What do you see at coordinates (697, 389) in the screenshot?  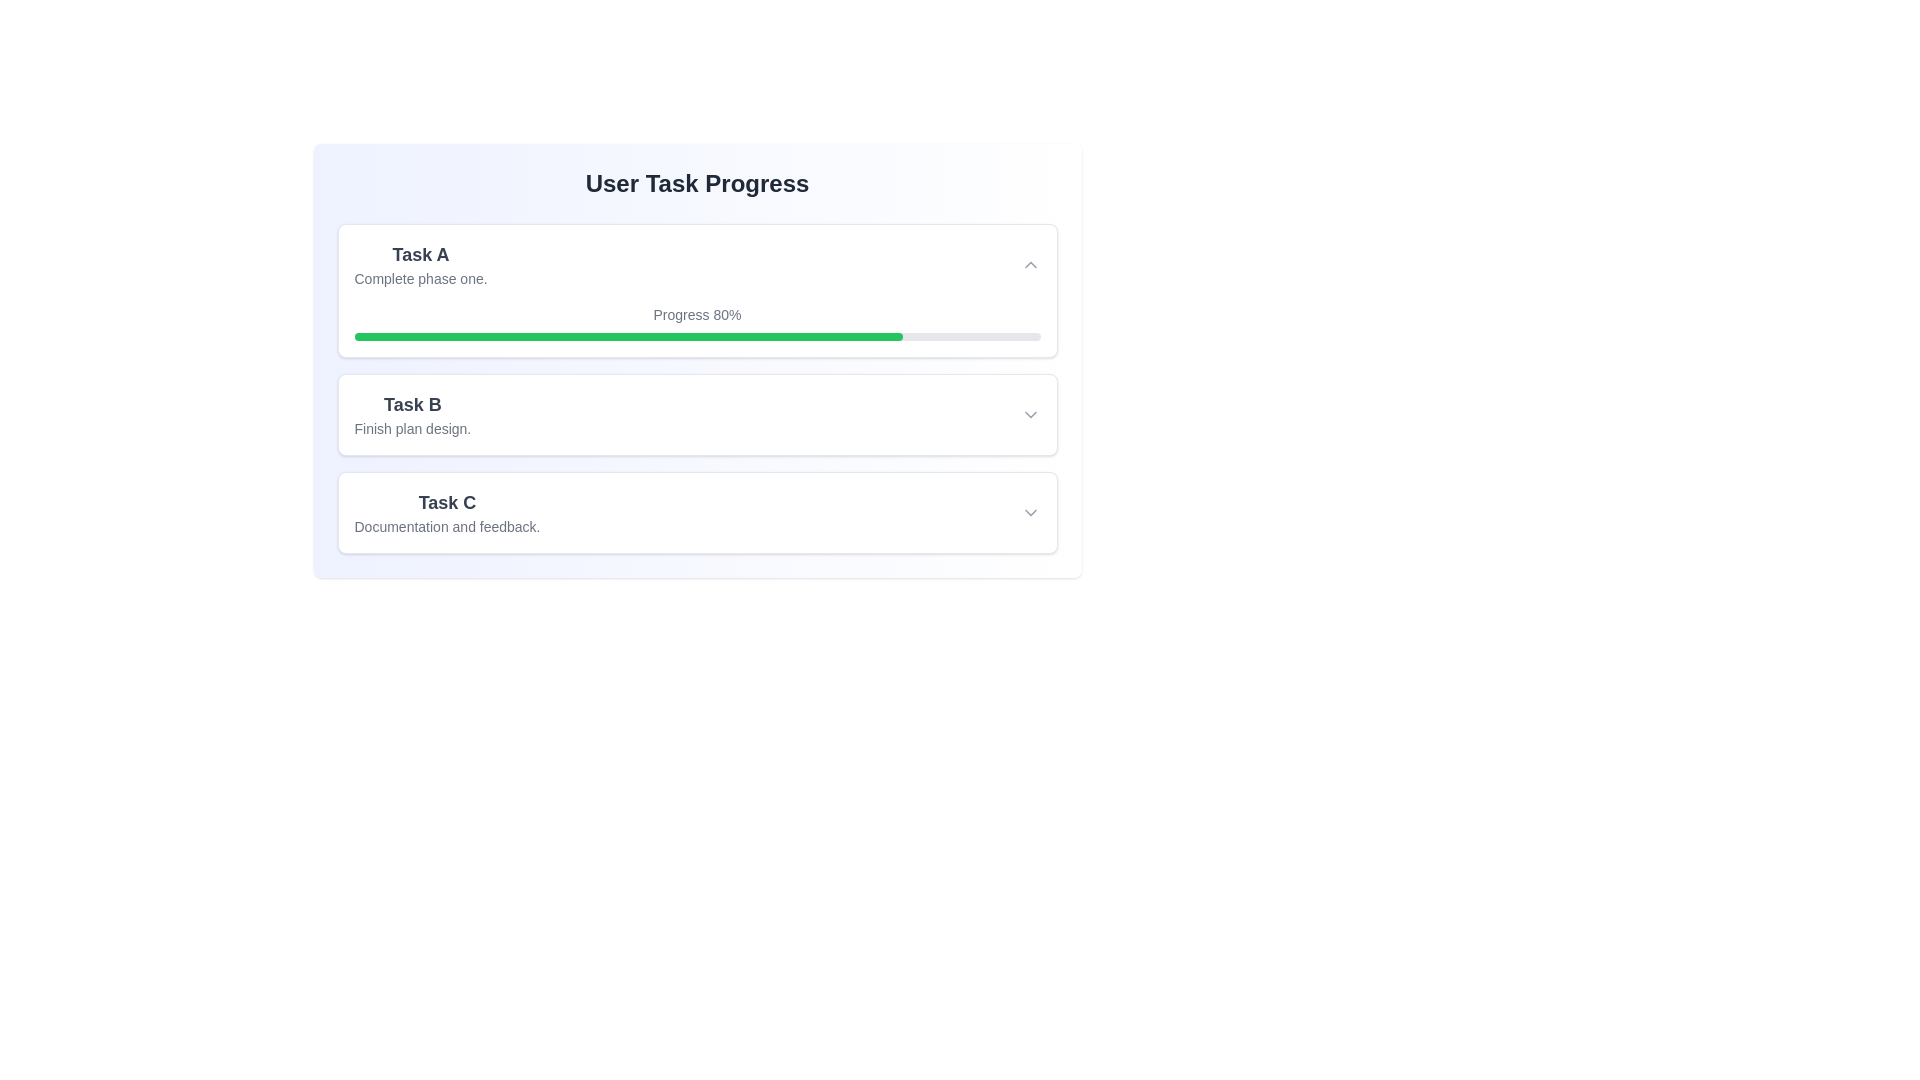 I see `the second task item in the 'User Task Progress' section to edit its details` at bounding box center [697, 389].